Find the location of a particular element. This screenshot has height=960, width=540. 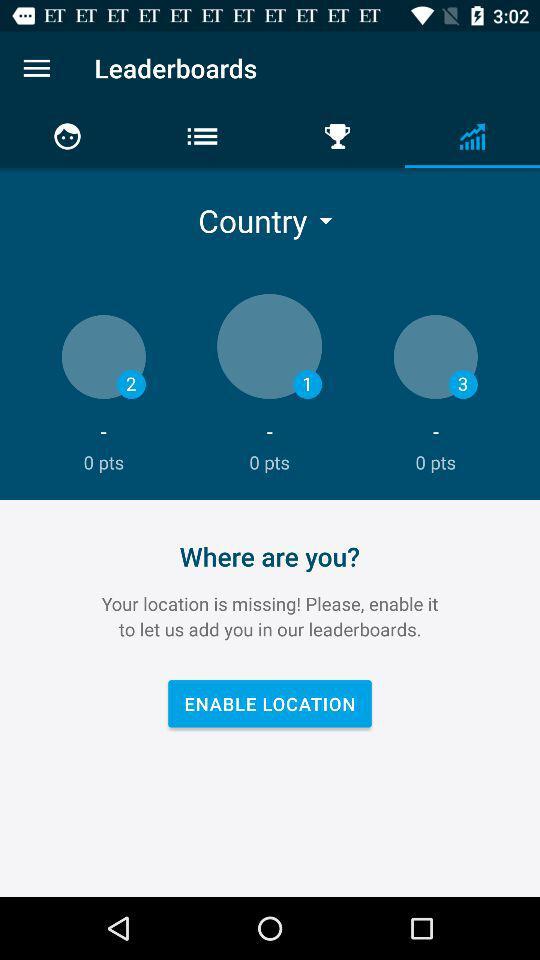

the icon next to leaderboards item is located at coordinates (36, 68).